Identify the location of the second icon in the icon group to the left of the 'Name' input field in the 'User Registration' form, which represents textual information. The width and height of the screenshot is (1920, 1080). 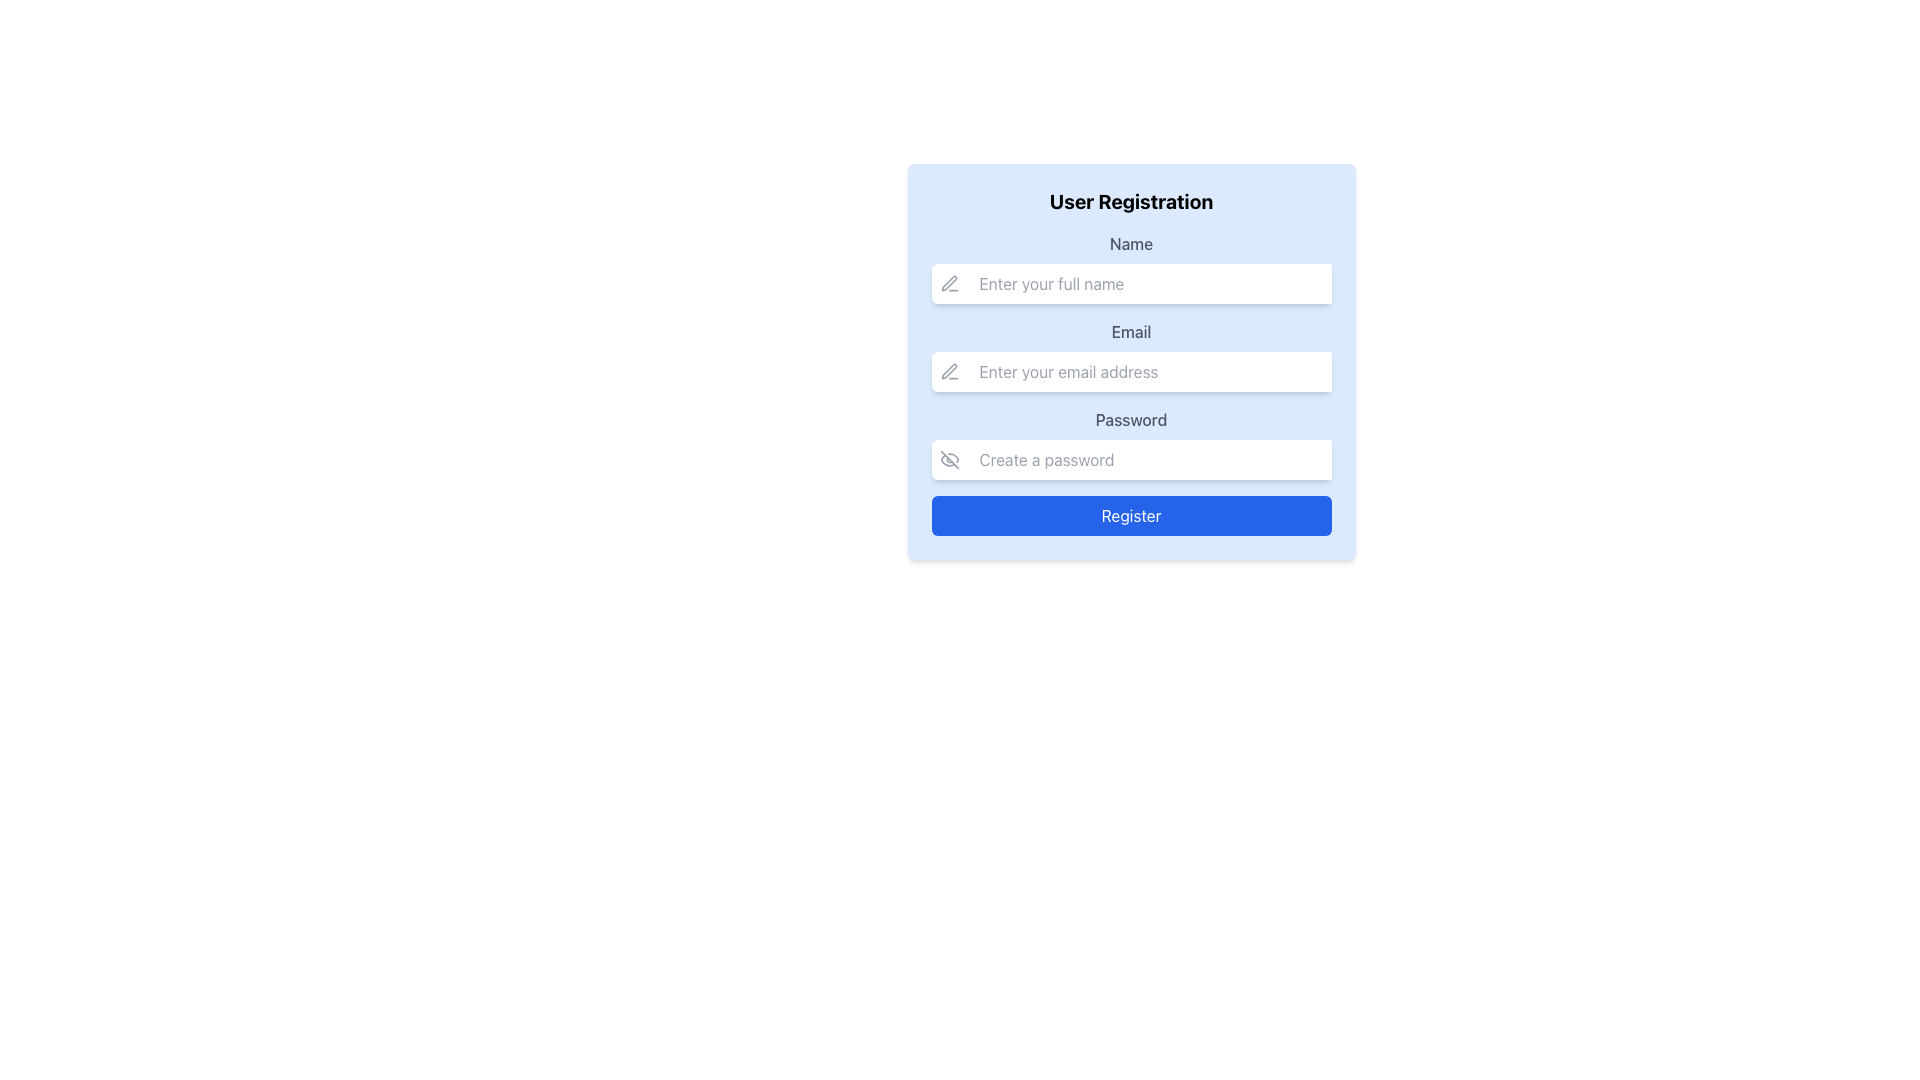
(948, 283).